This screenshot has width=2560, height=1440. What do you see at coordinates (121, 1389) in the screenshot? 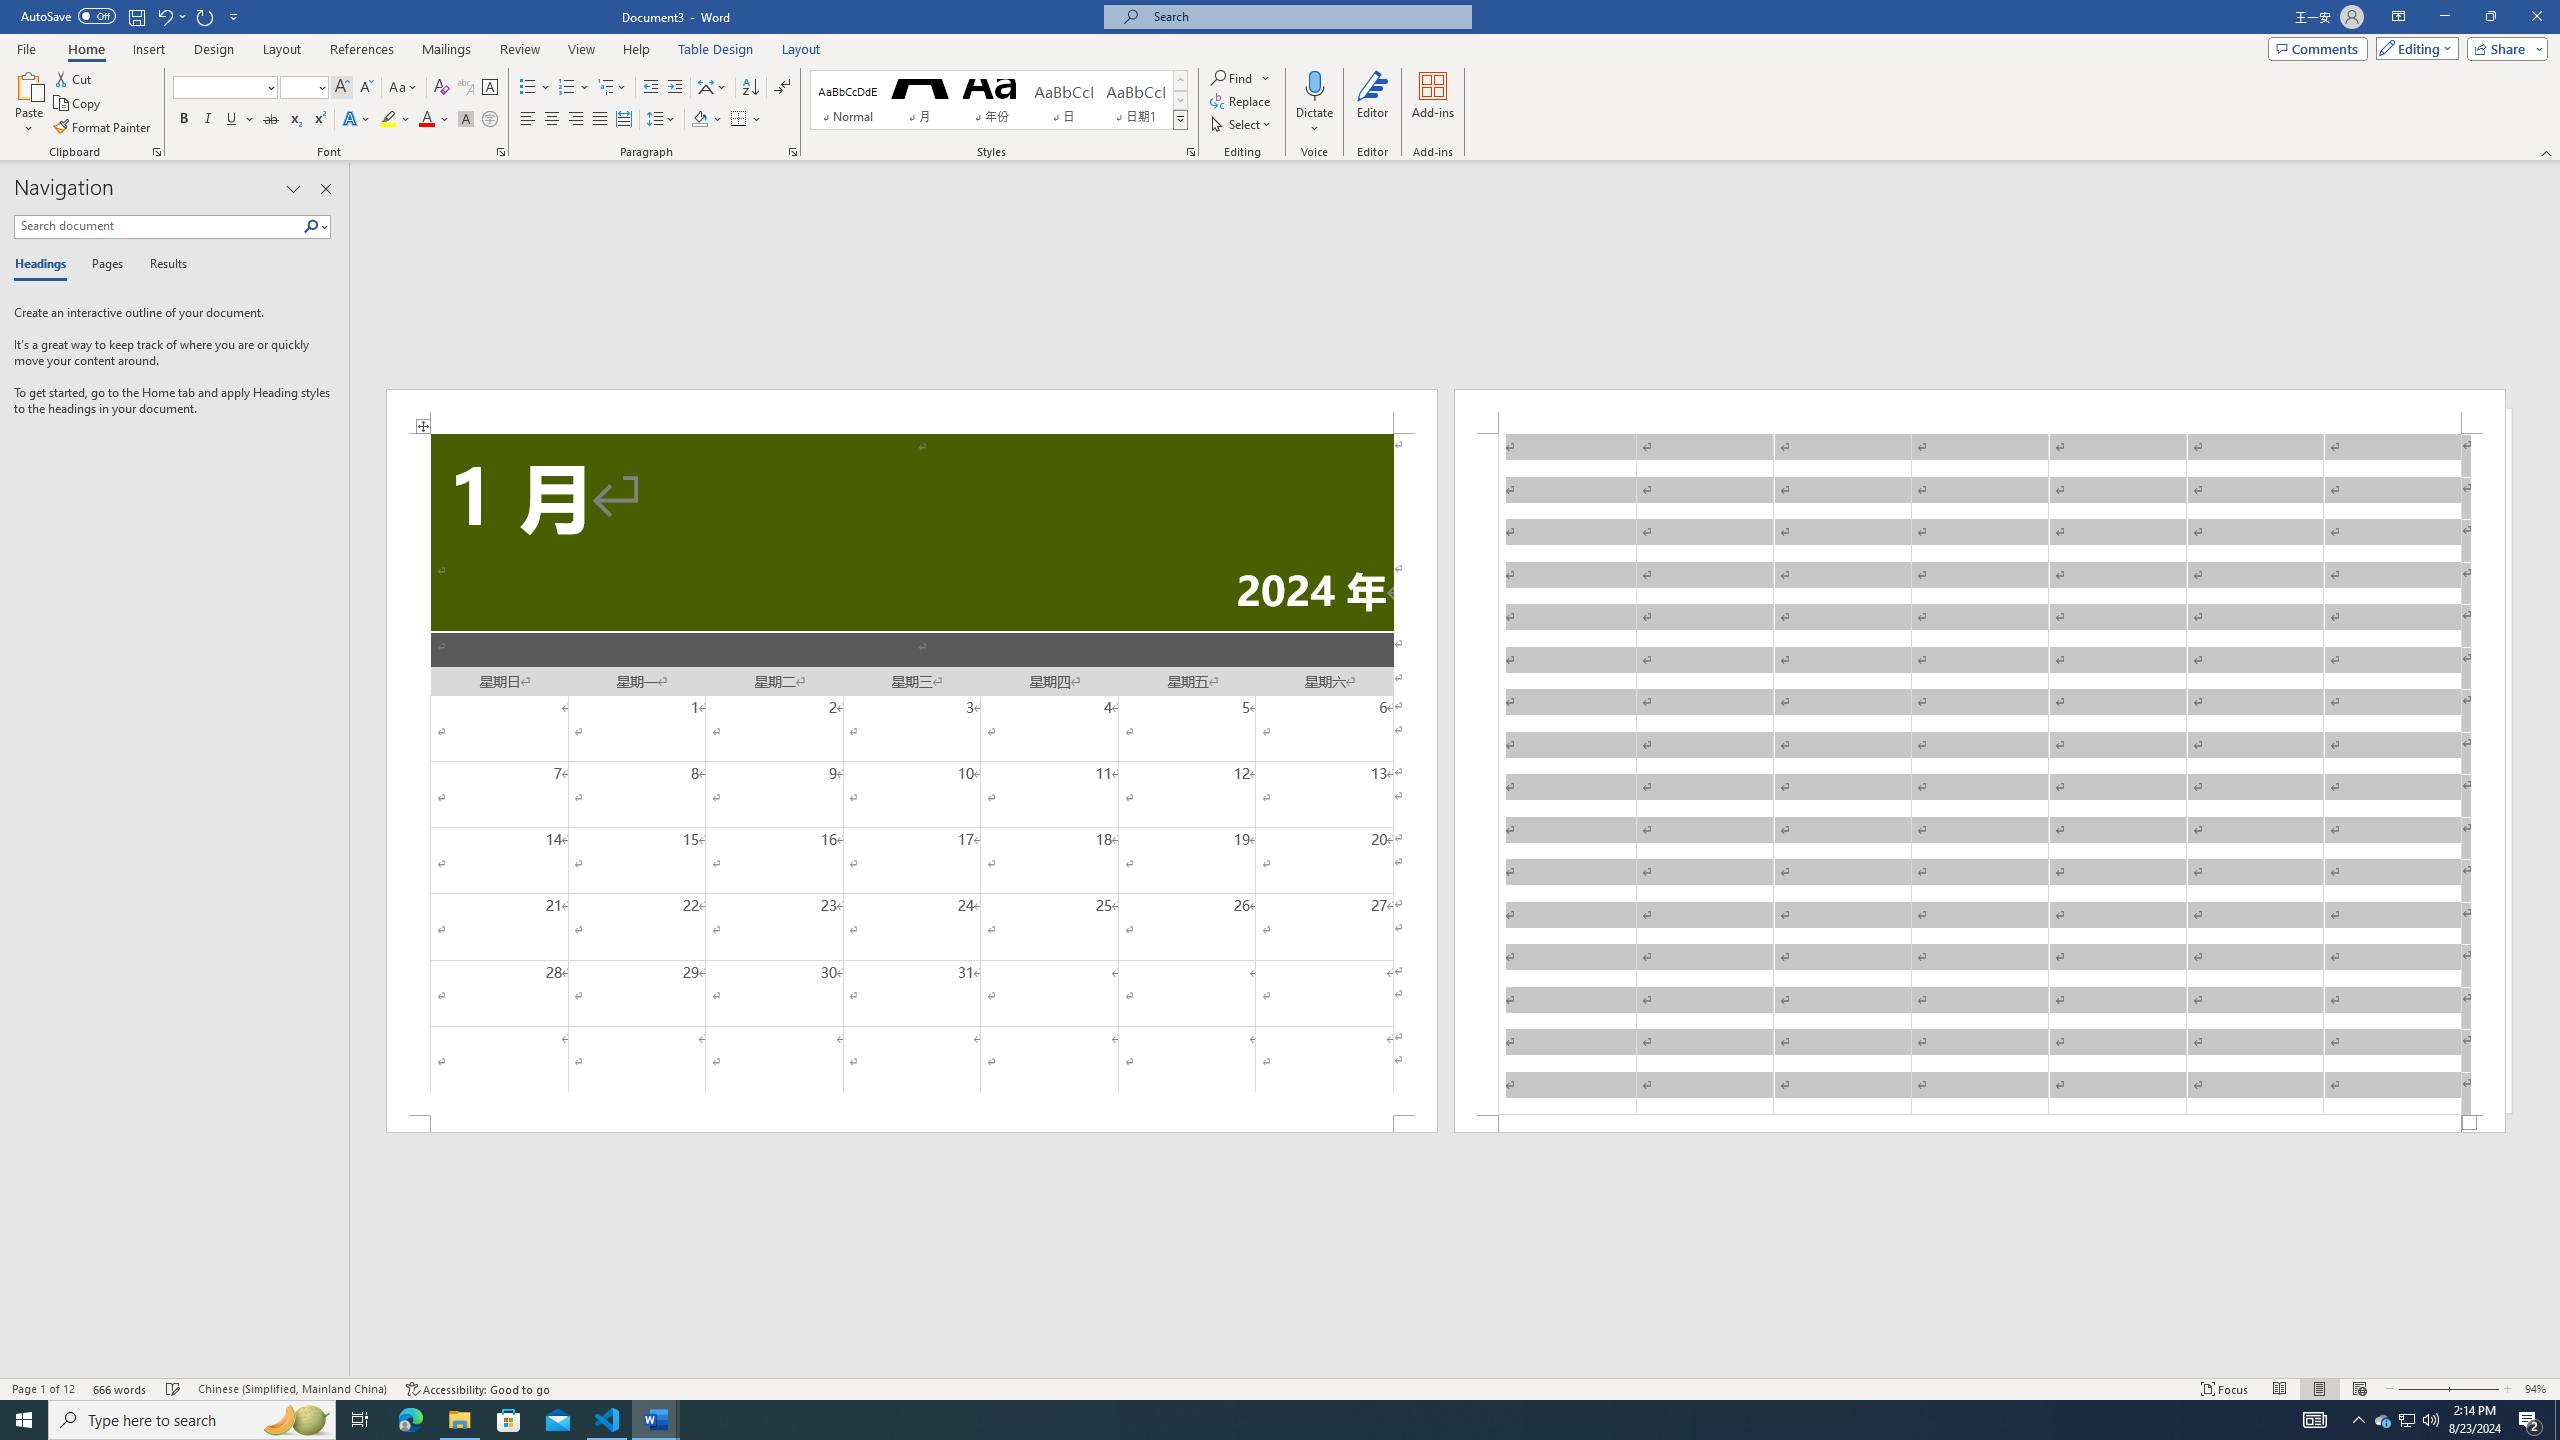
I see `'Word Count 666 words'` at bounding box center [121, 1389].